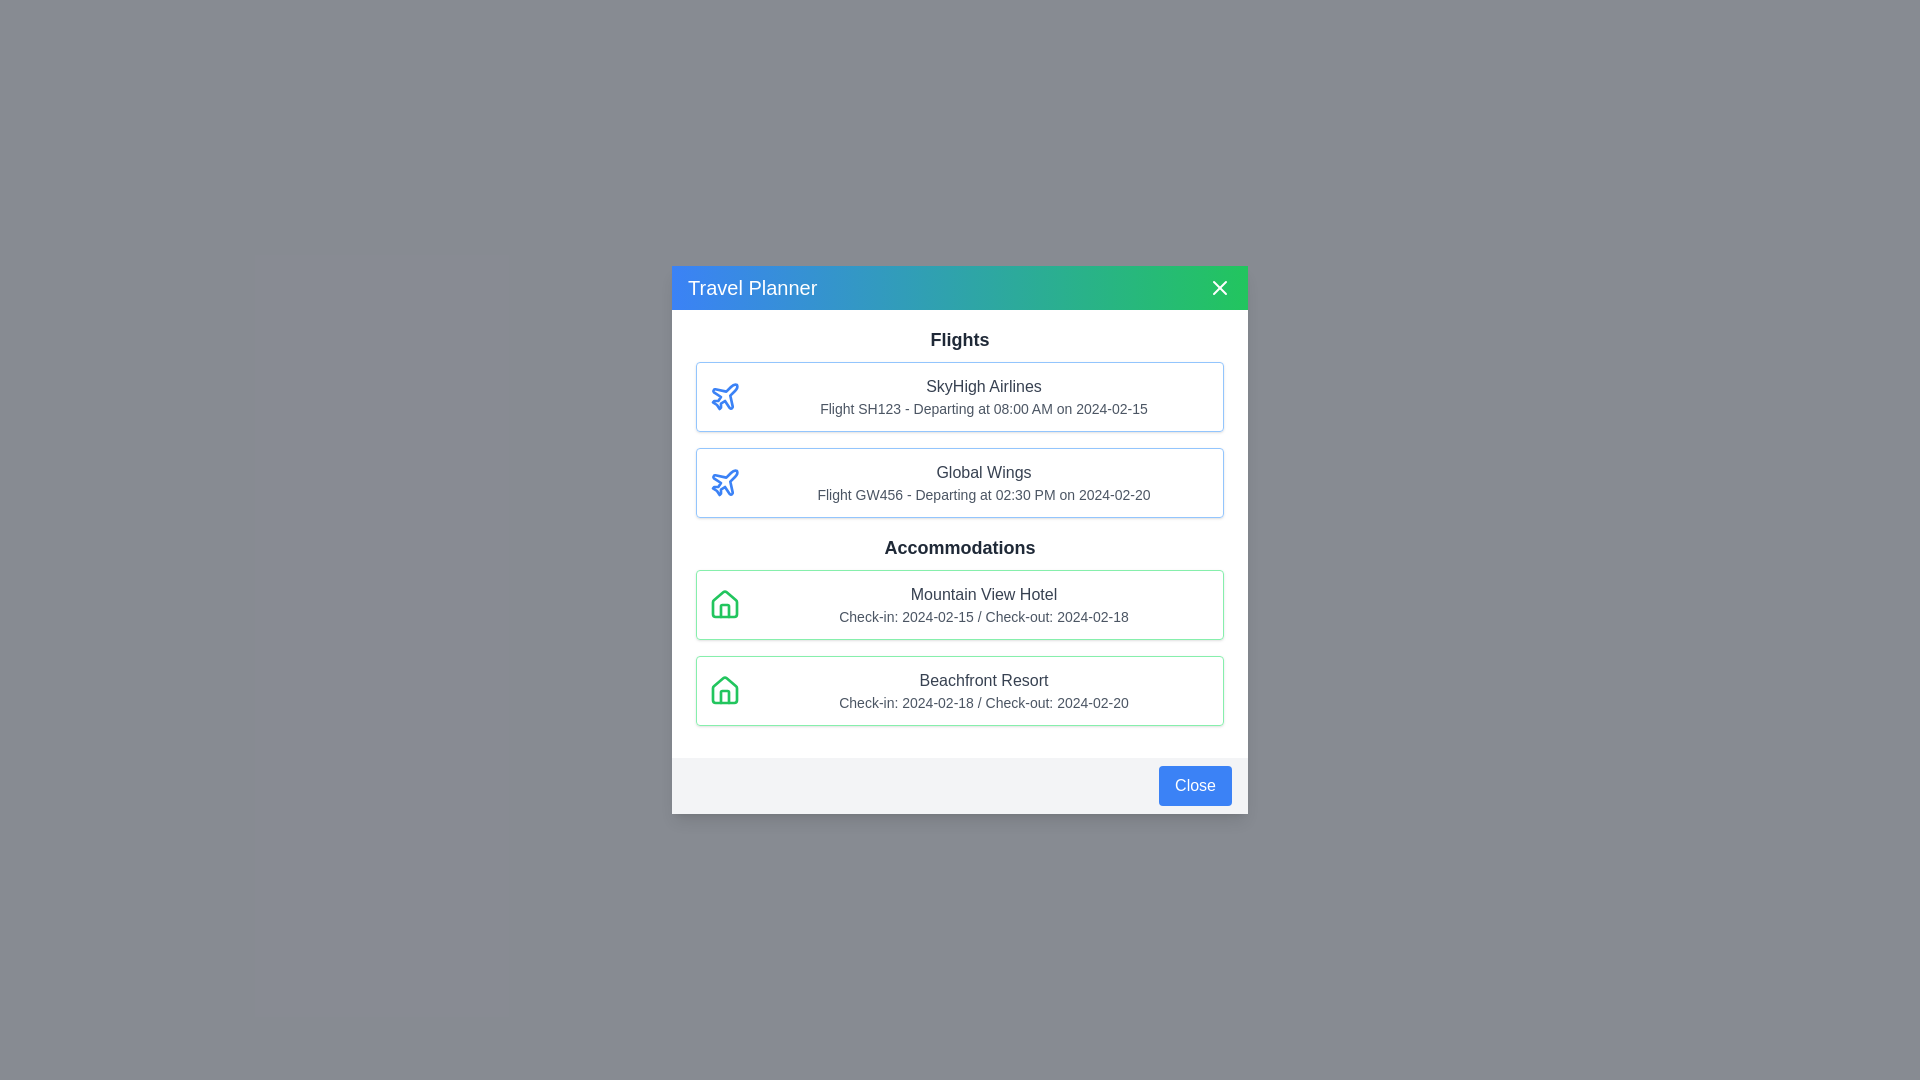 The image size is (1920, 1080). Describe the element at coordinates (723, 397) in the screenshot. I see `the flight category icon located at the top-left corner of the first card under the 'Flights' section, which visually signifies flight-related content` at that location.